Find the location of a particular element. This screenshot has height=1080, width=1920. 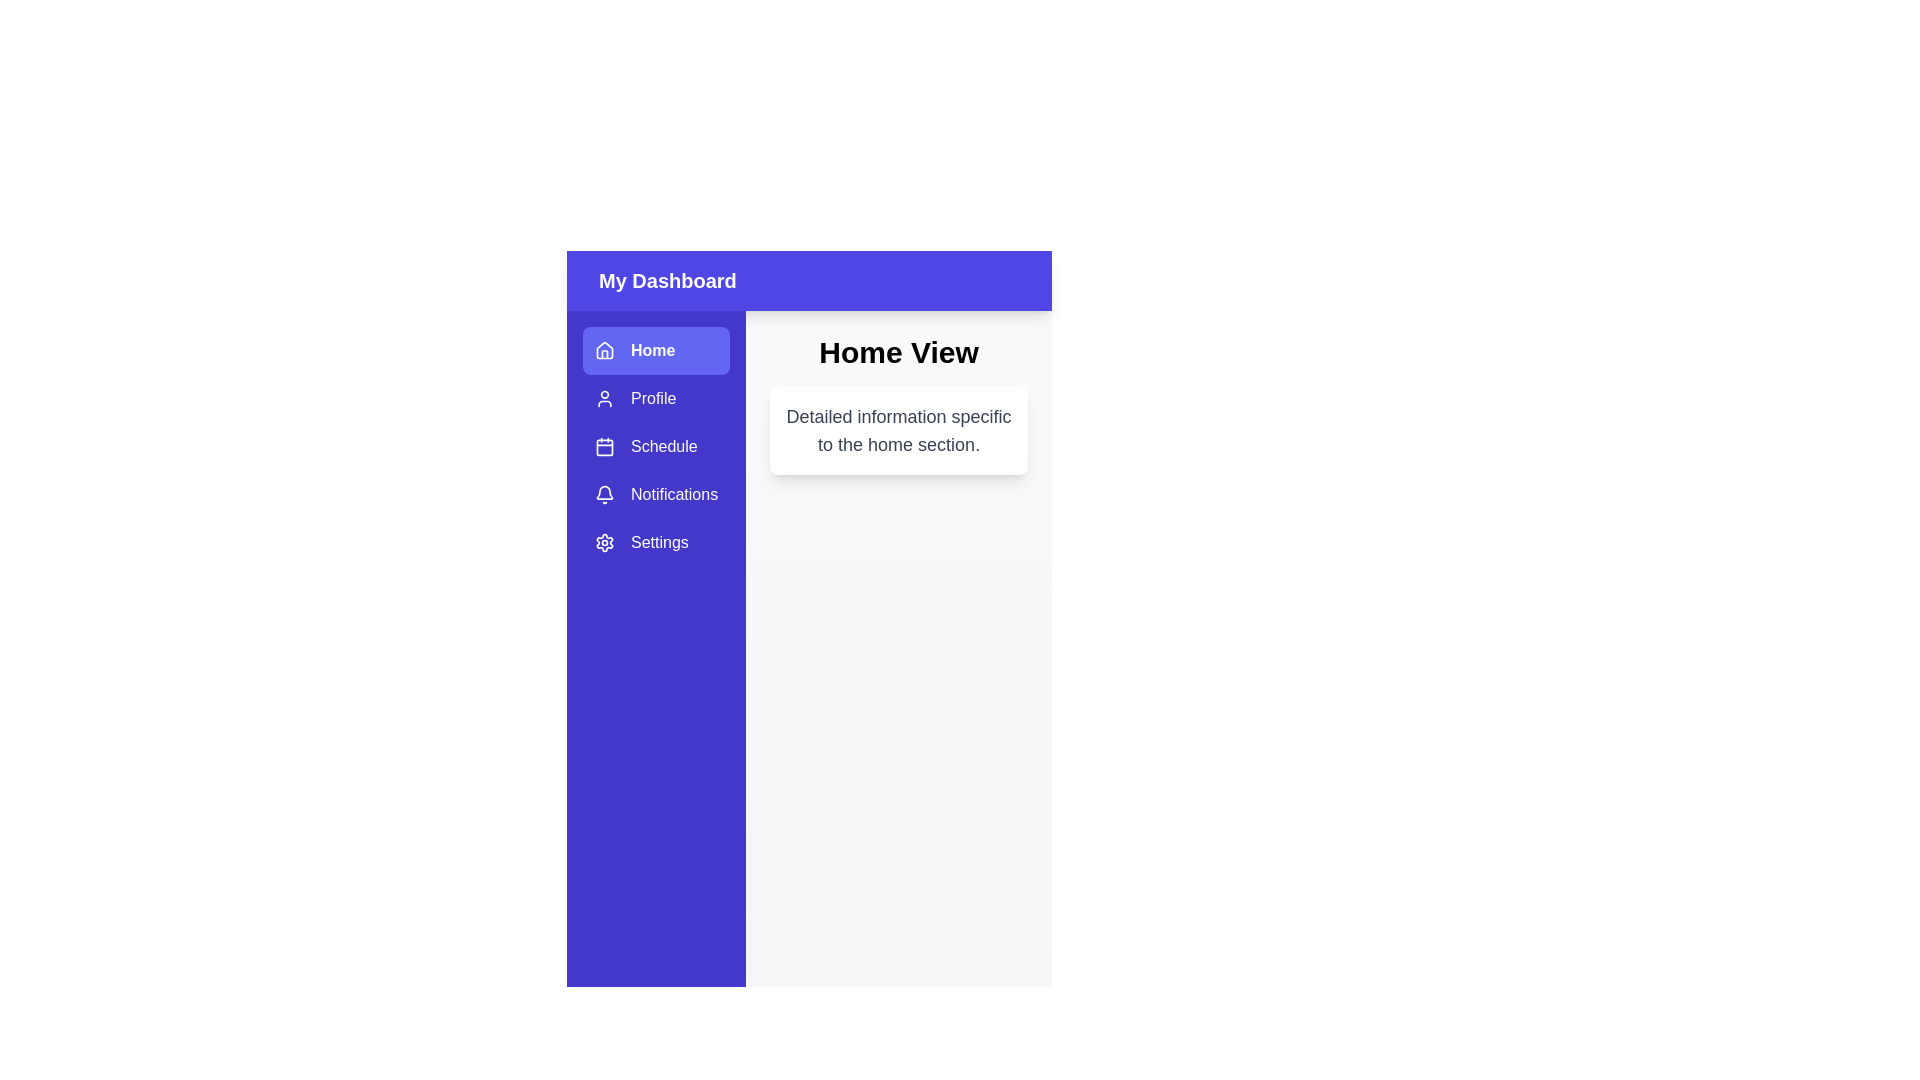

the tab Schedule in the sidebar menu is located at coordinates (656, 446).